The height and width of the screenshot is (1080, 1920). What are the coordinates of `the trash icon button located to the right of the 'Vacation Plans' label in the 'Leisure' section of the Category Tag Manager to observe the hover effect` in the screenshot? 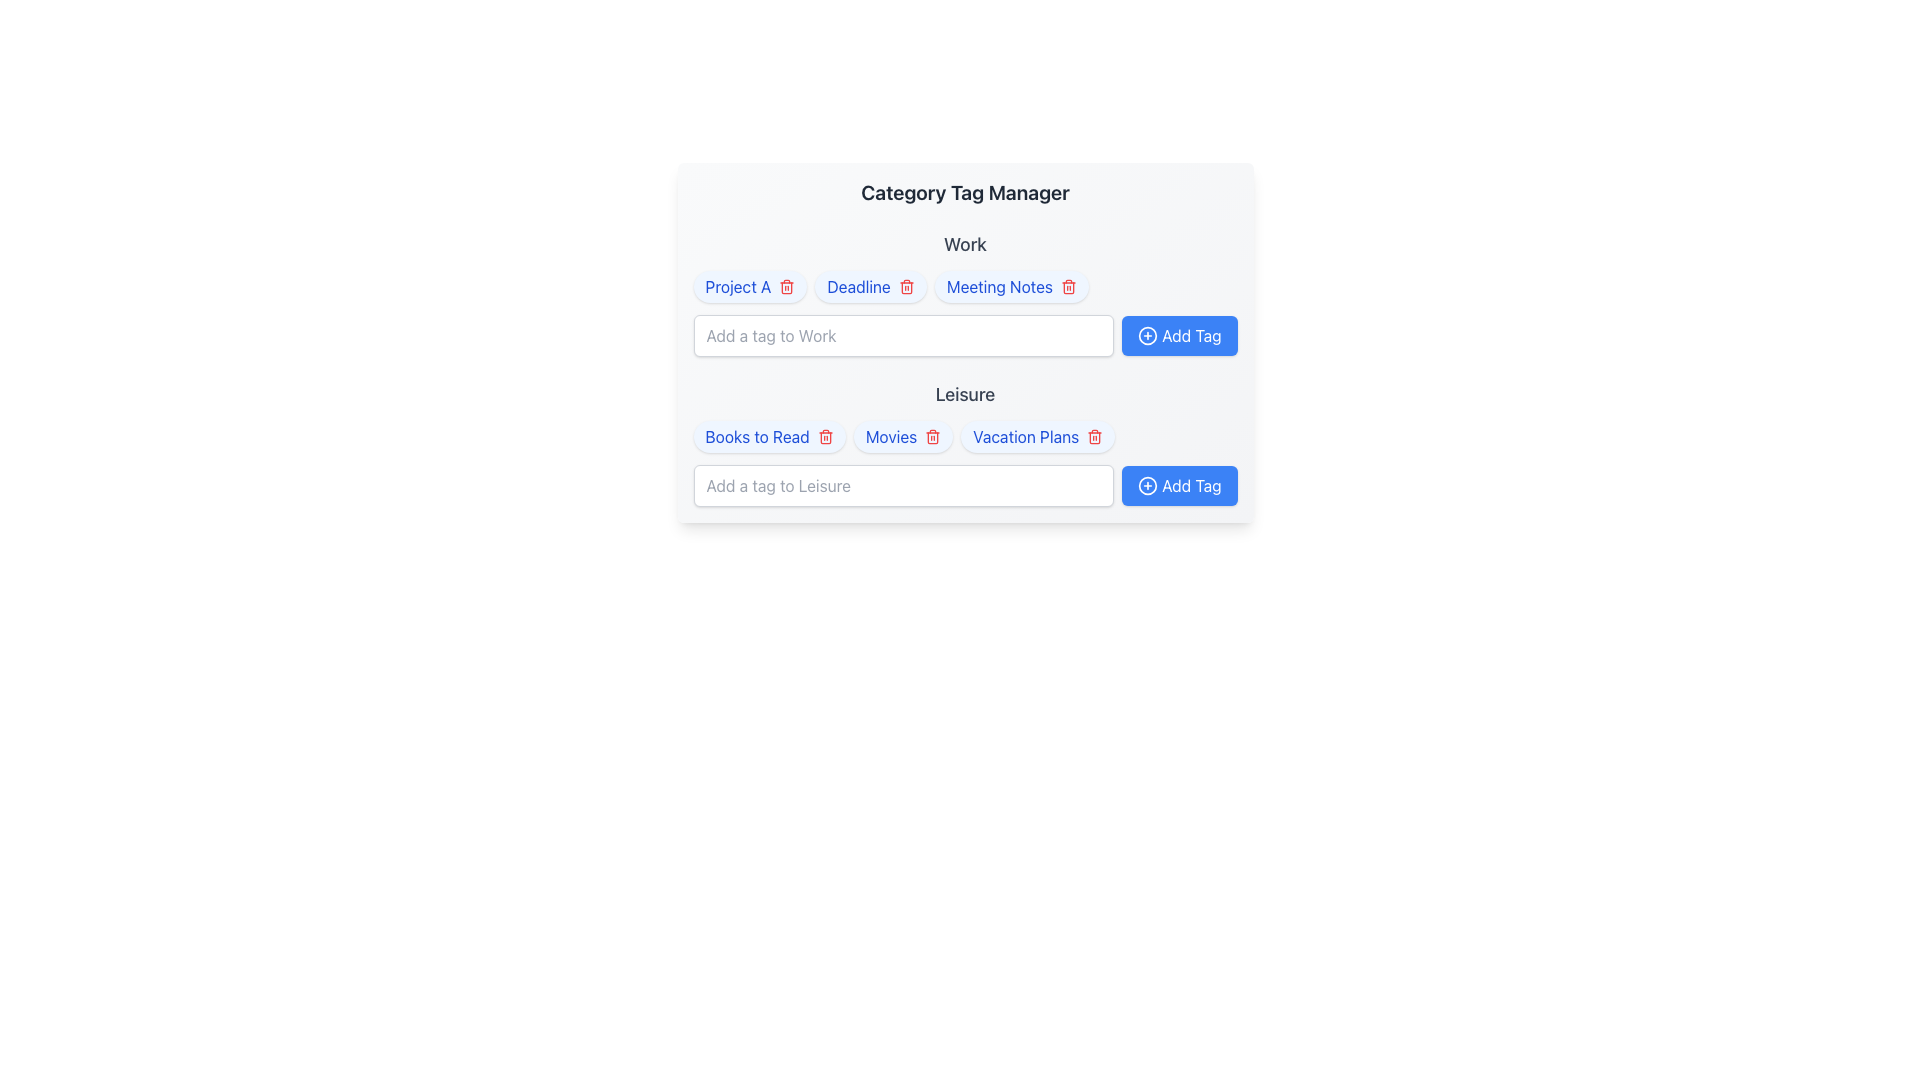 It's located at (1094, 435).